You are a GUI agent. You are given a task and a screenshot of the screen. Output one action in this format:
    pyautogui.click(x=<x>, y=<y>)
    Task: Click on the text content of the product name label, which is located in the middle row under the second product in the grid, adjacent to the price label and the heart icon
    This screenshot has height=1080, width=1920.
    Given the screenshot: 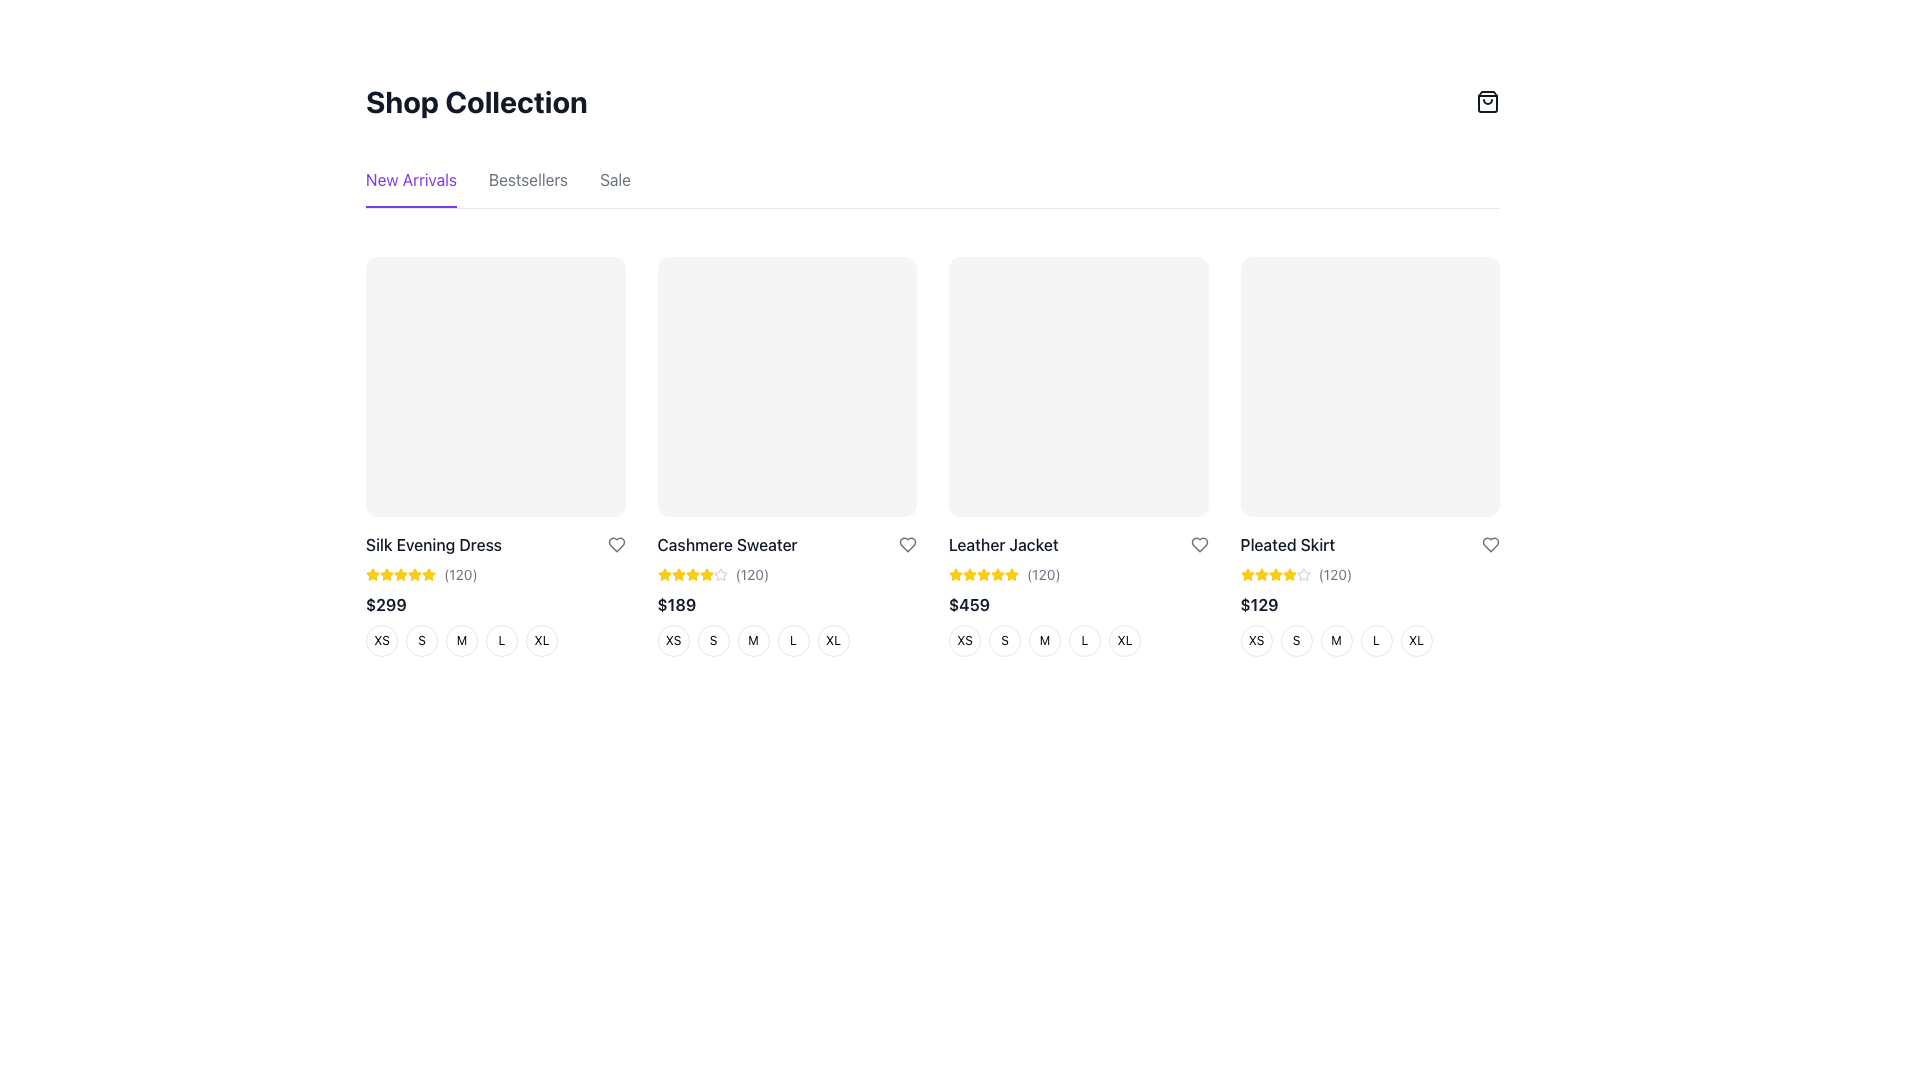 What is the action you would take?
    pyautogui.click(x=726, y=544)
    